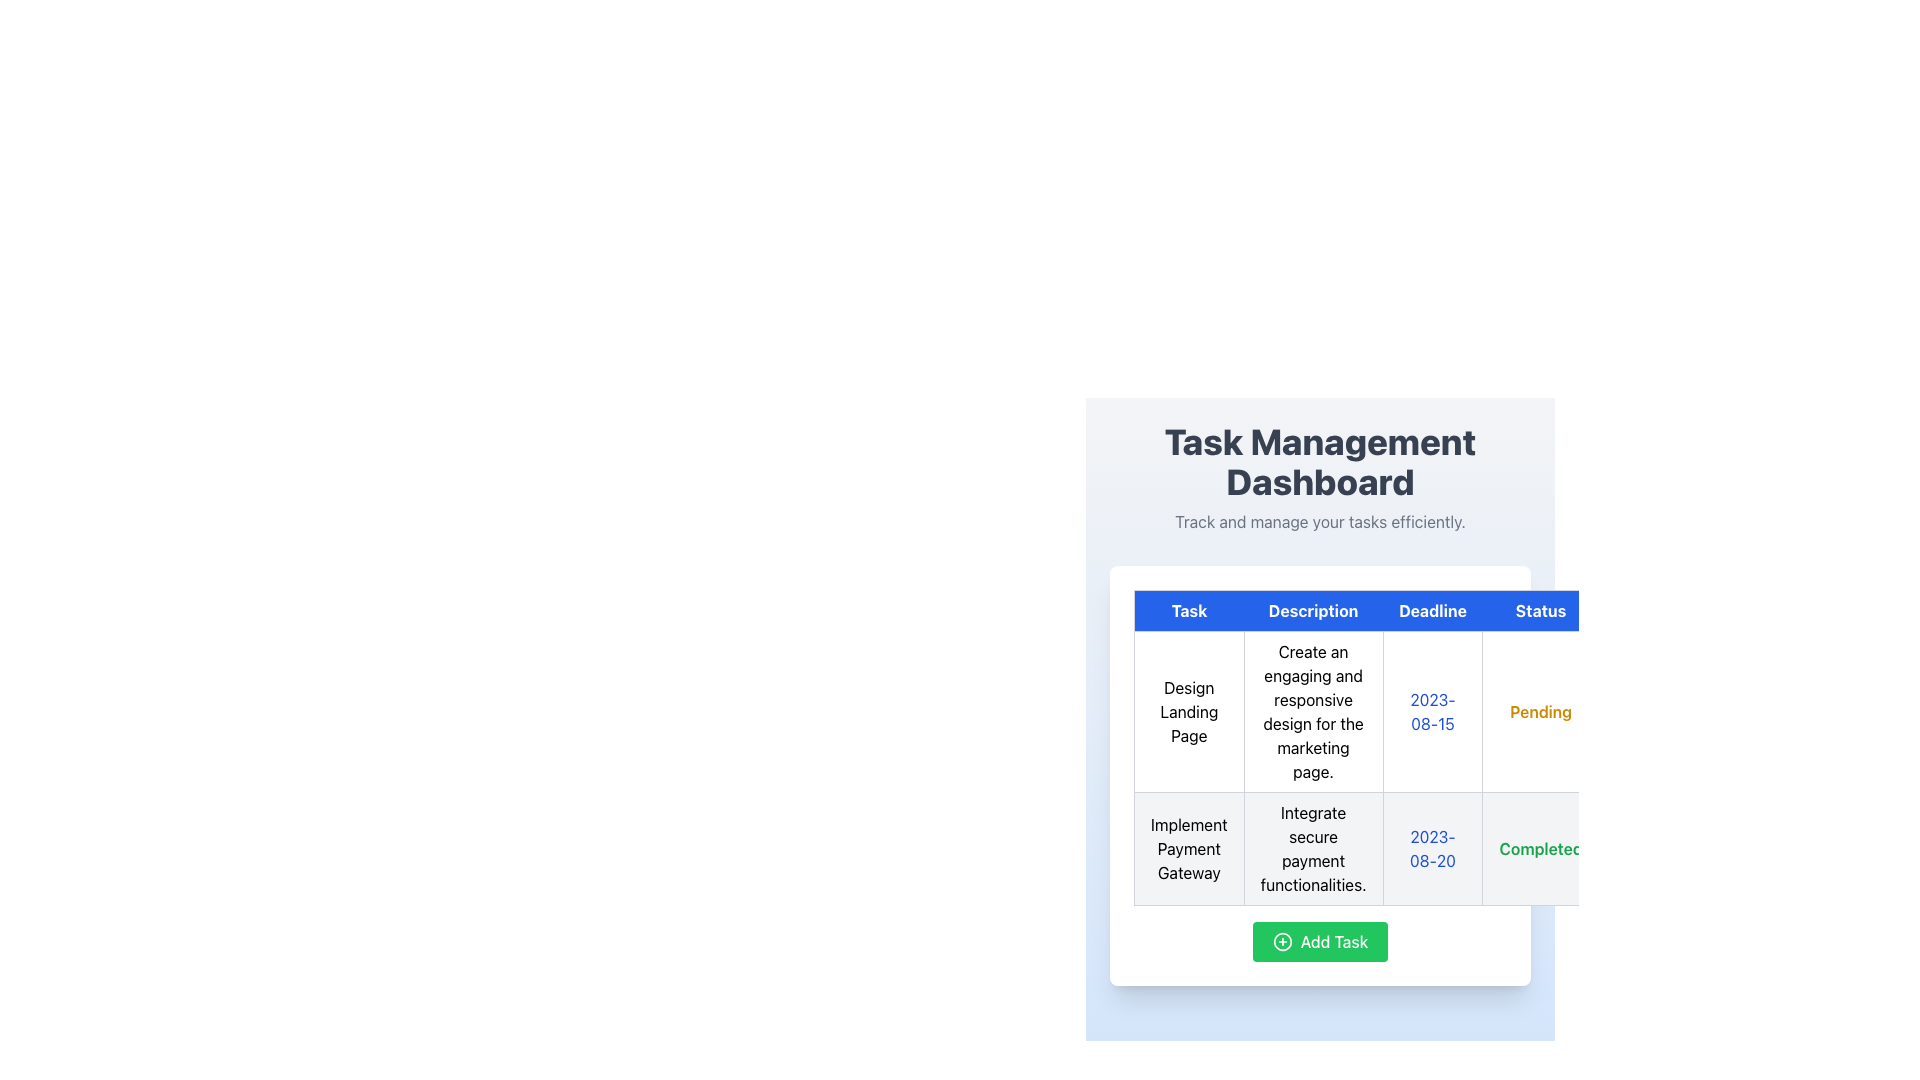 The height and width of the screenshot is (1080, 1920). What do you see at coordinates (1411, 848) in the screenshot?
I see `the second row of the task management table` at bounding box center [1411, 848].